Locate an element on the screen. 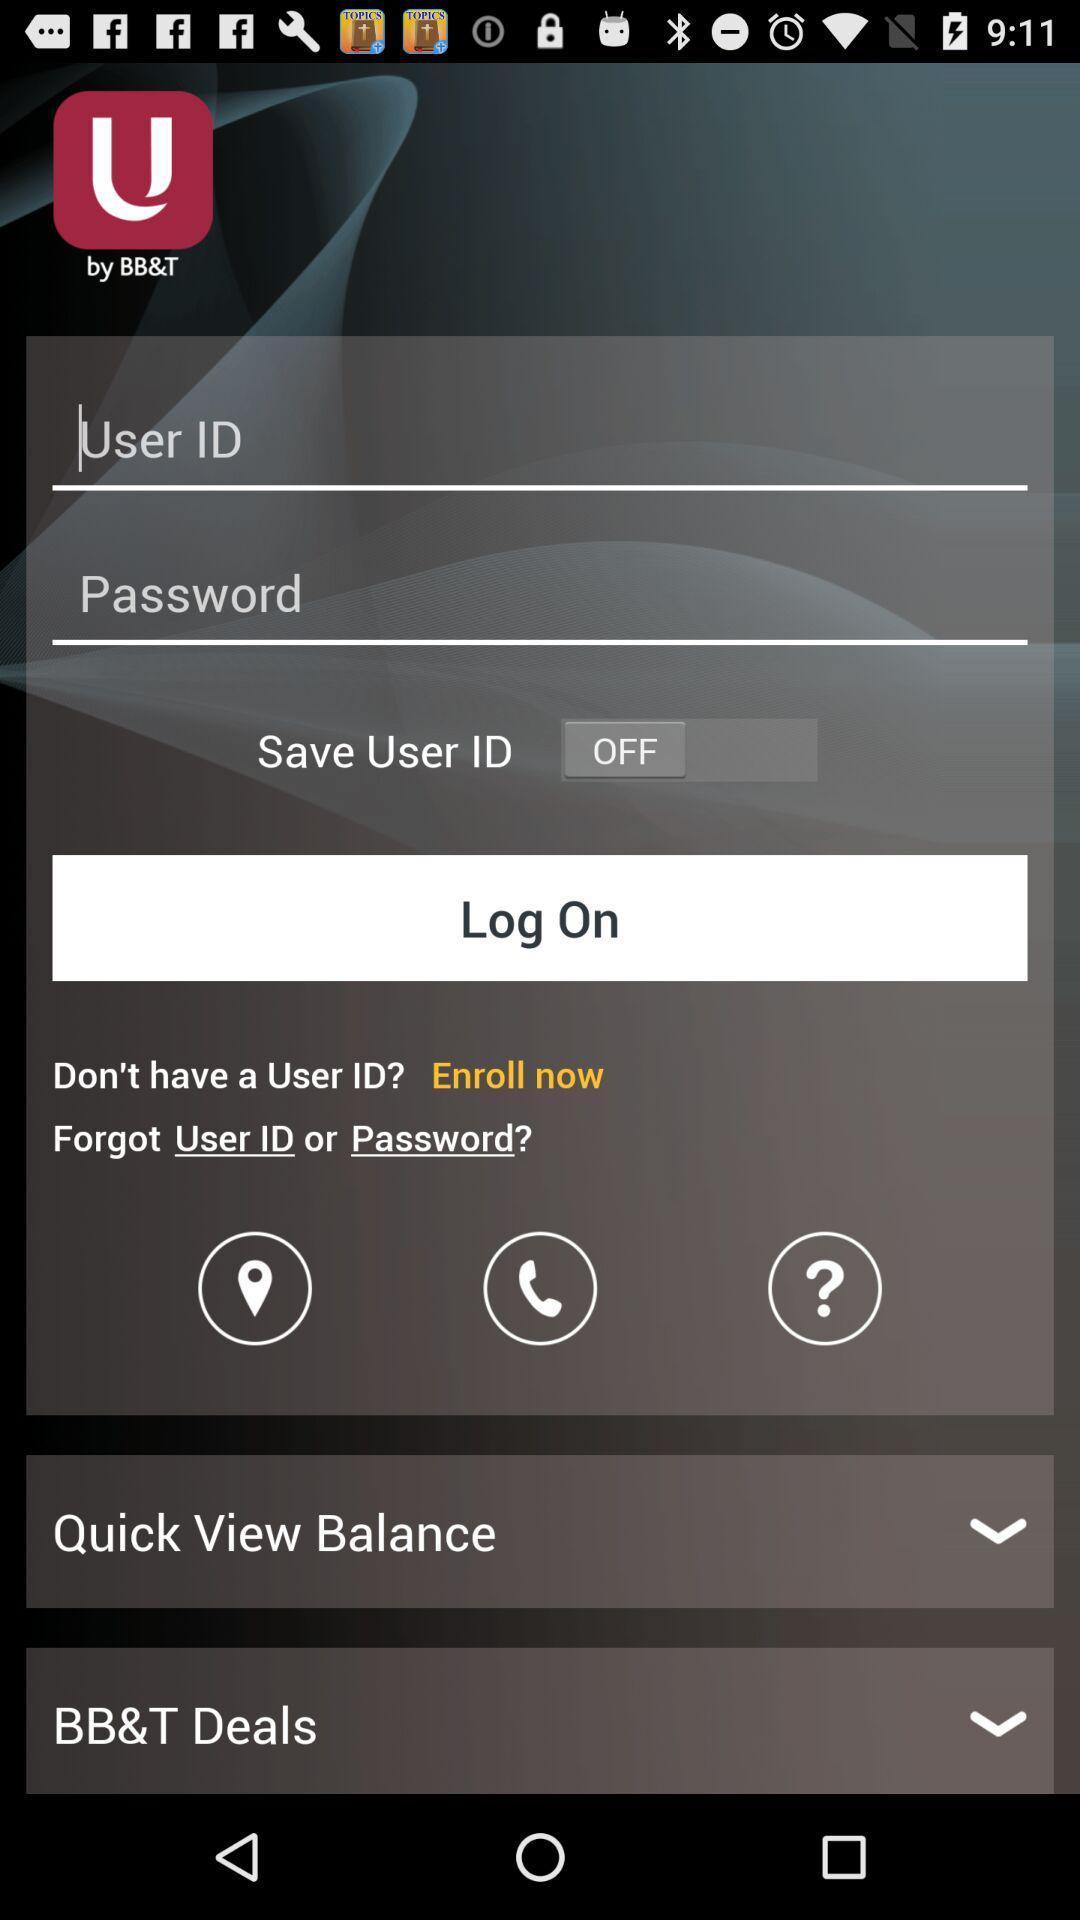  type user id is located at coordinates (540, 443).